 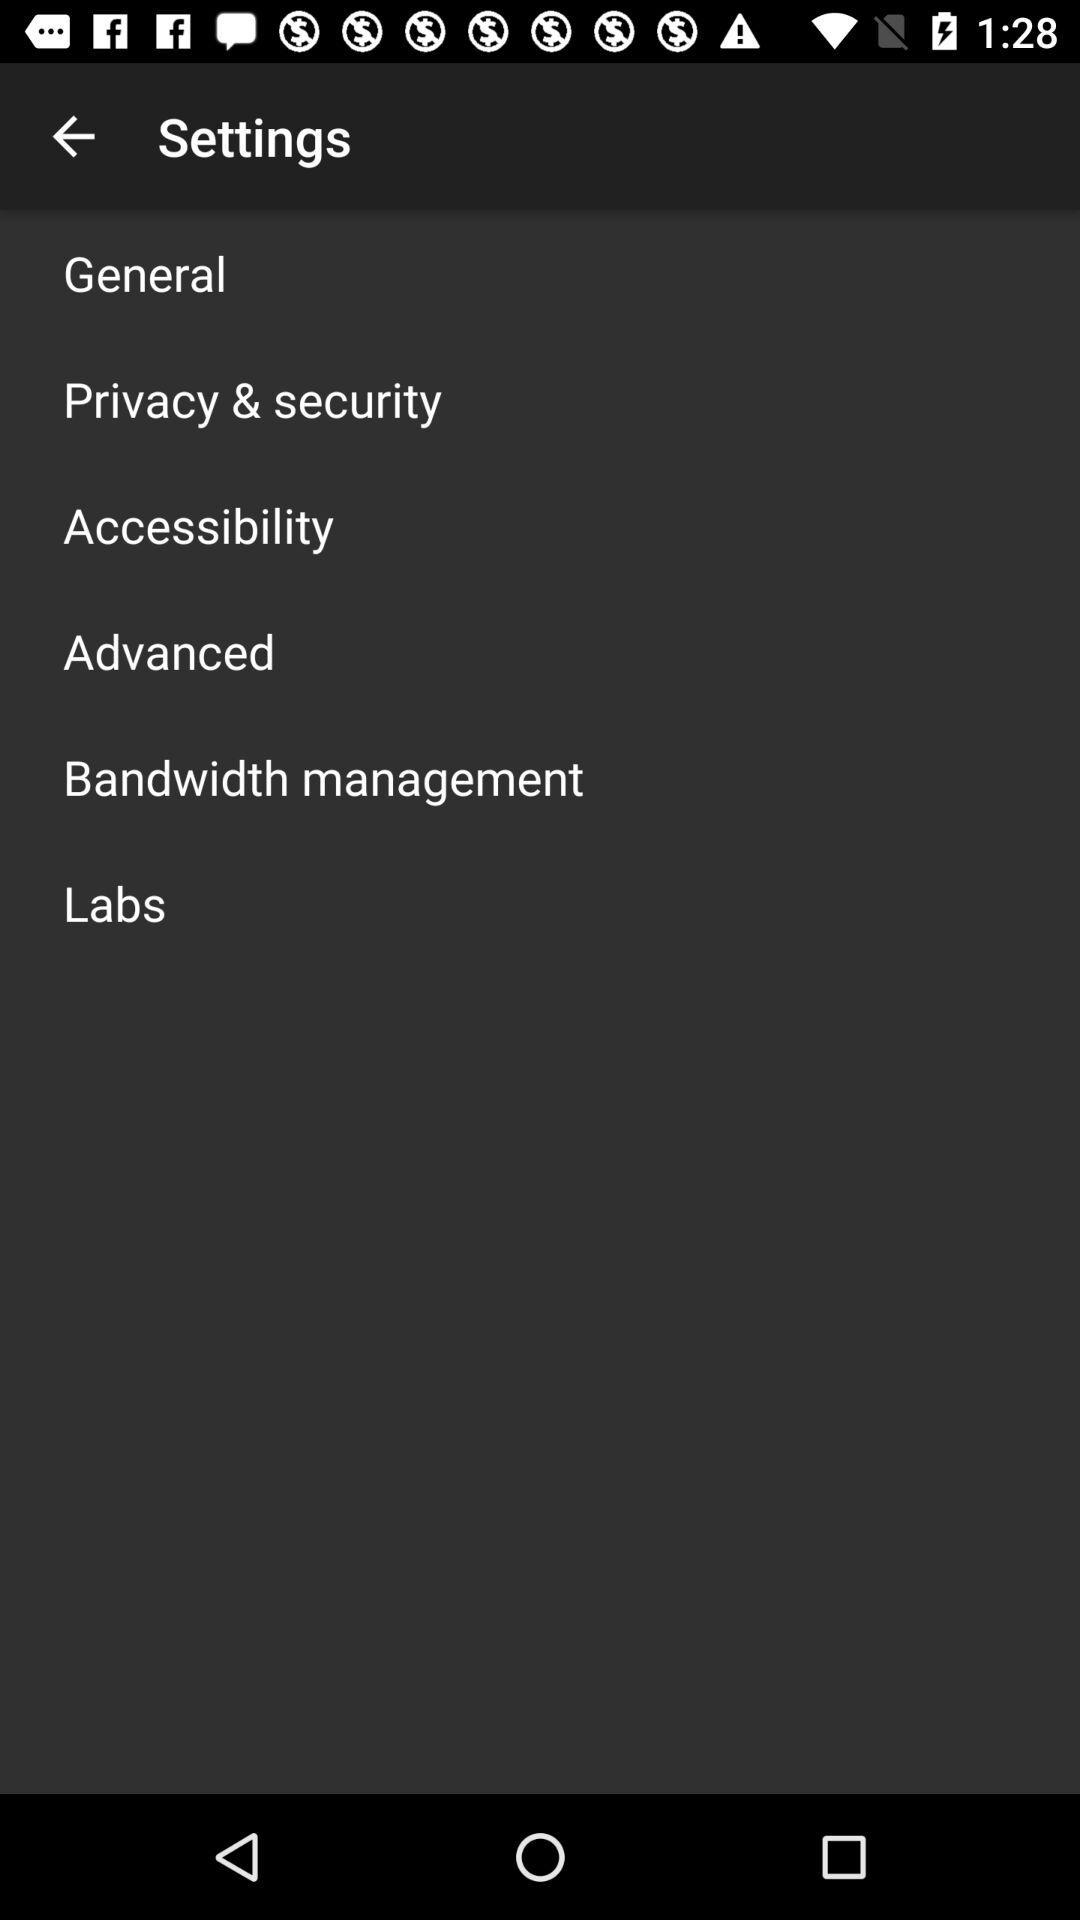 I want to click on item above the general app, so click(x=72, y=135).